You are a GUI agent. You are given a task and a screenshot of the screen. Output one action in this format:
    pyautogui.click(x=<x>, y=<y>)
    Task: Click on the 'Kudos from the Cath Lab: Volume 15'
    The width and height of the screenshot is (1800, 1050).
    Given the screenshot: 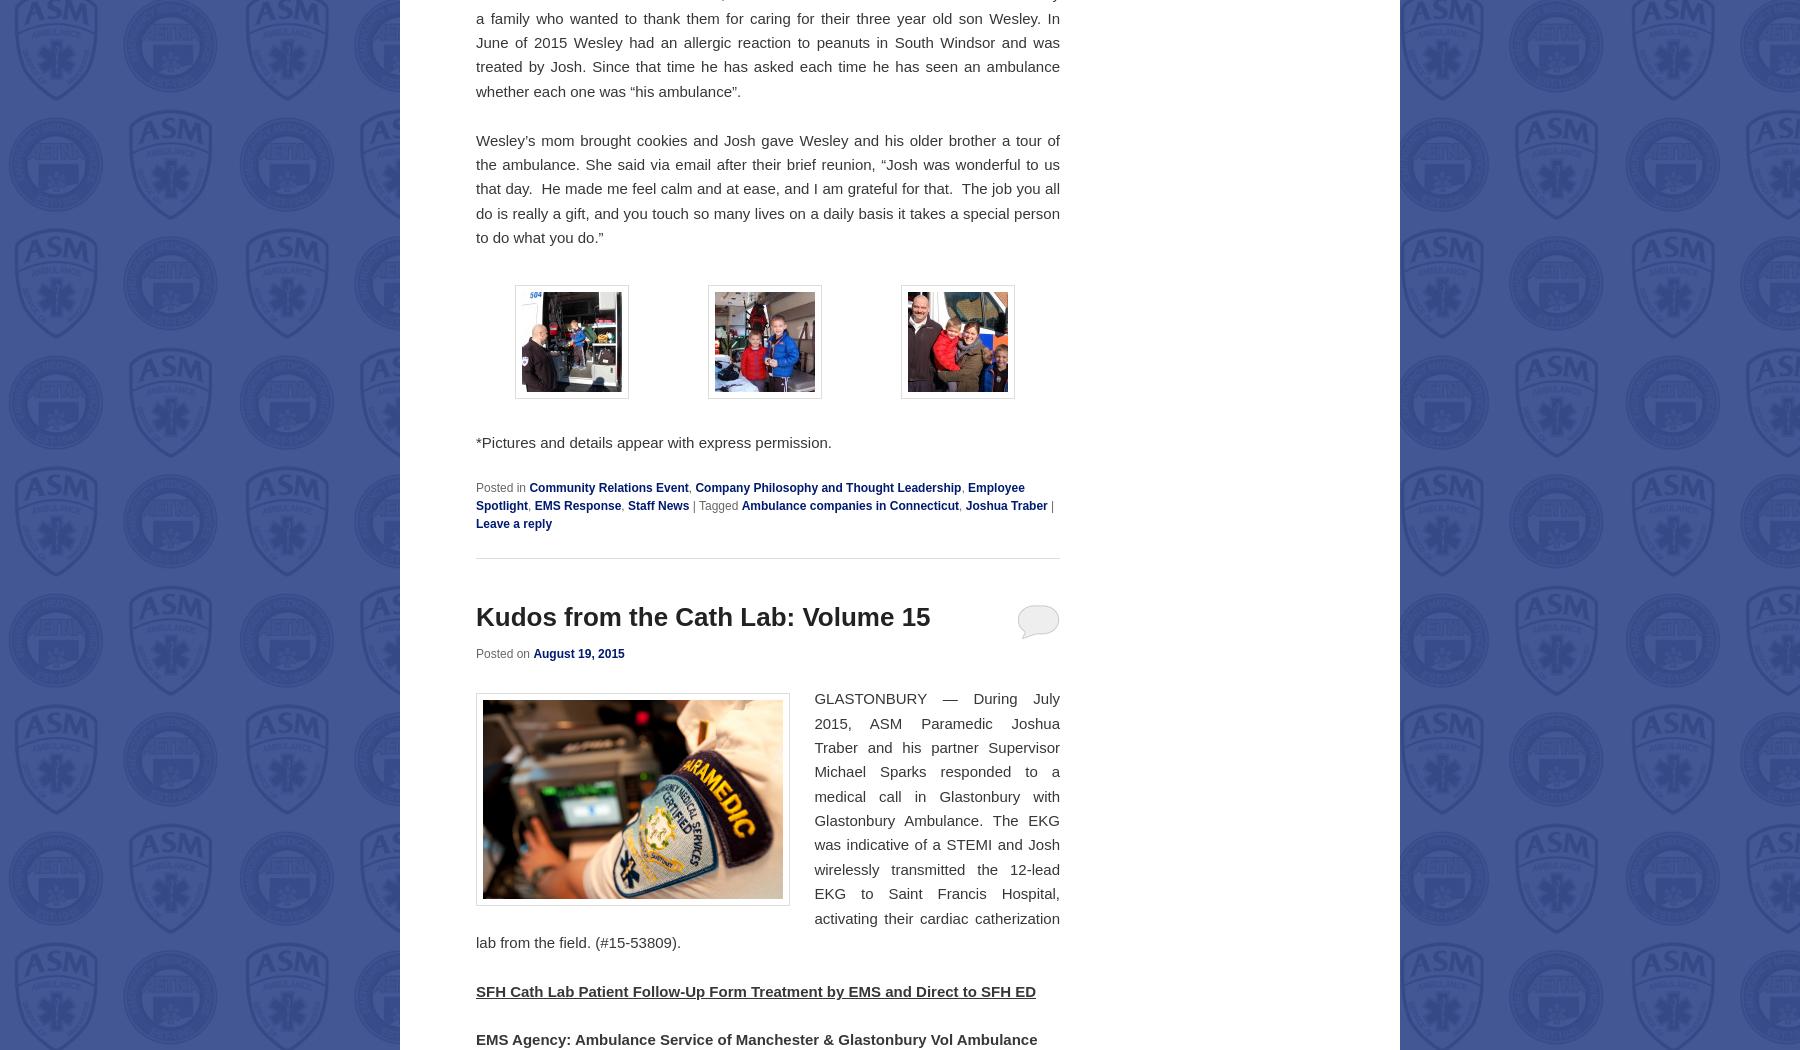 What is the action you would take?
    pyautogui.click(x=702, y=616)
    